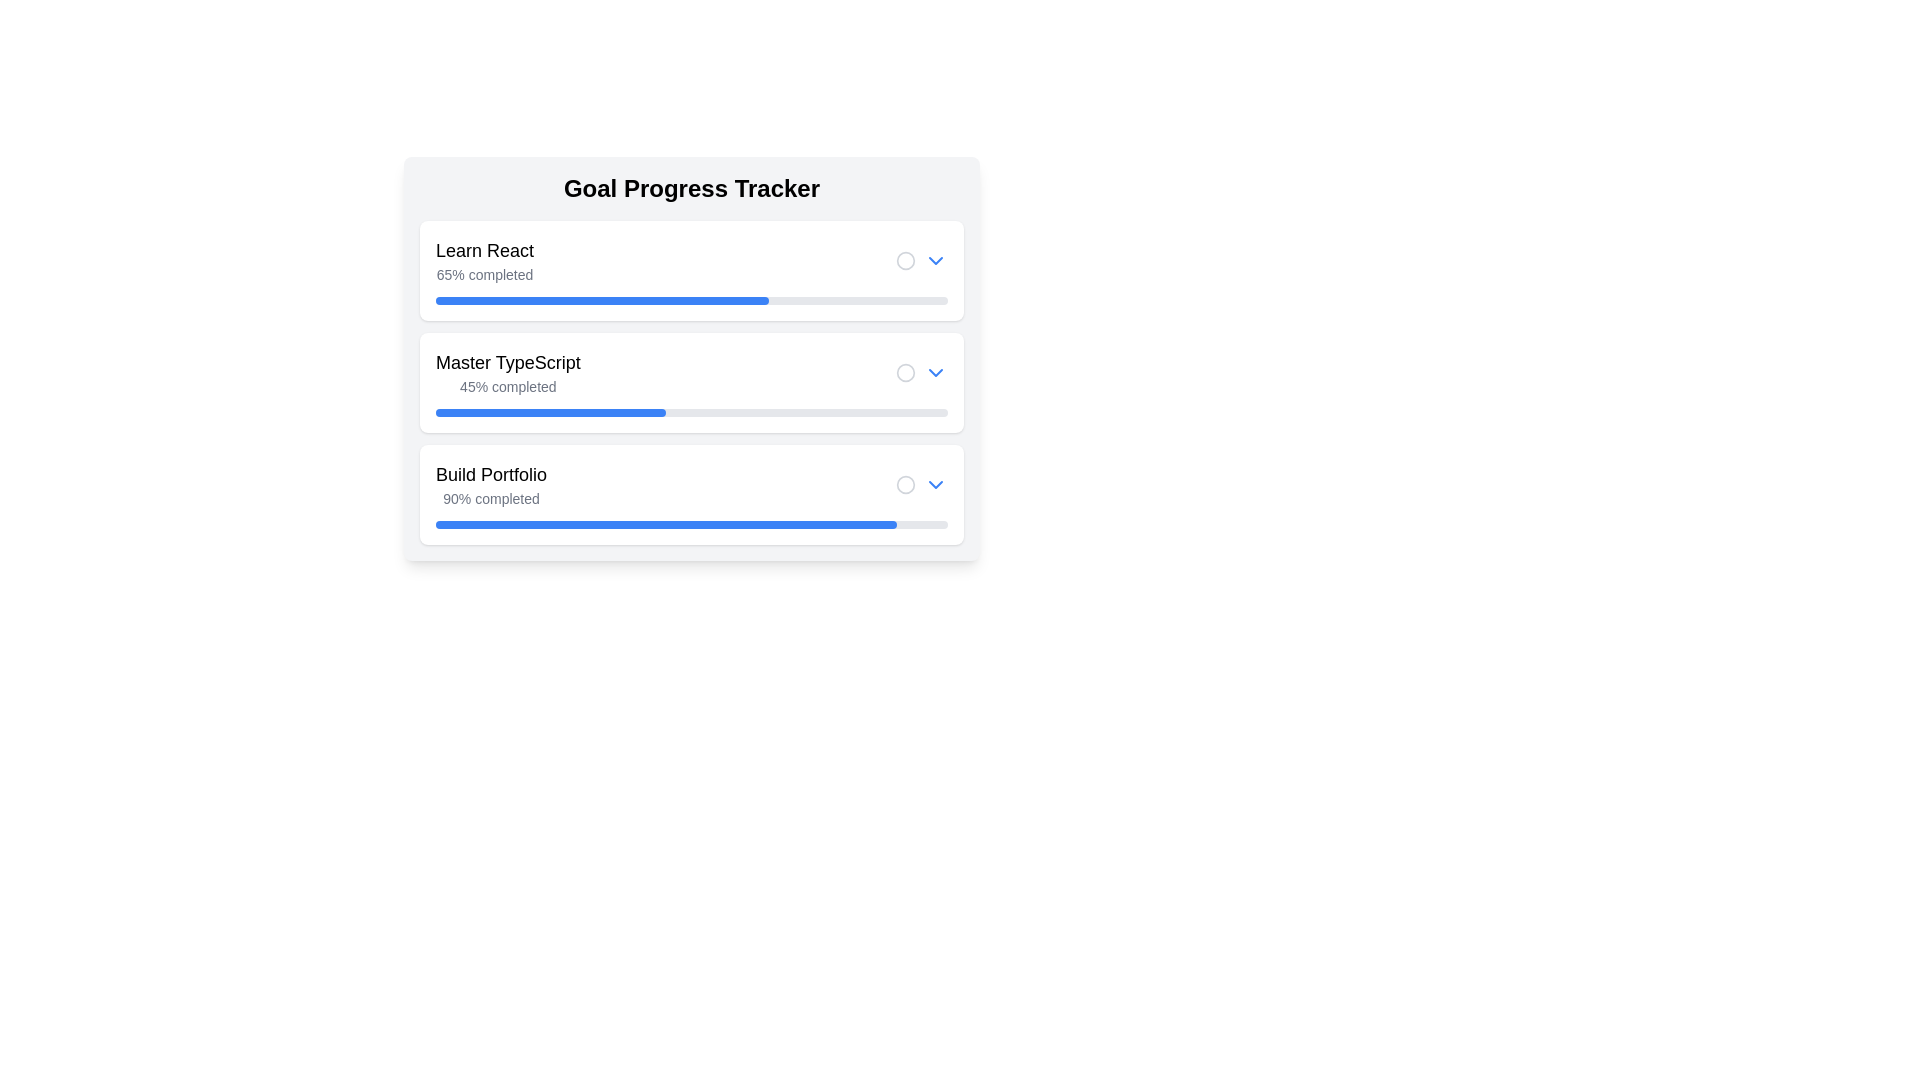 The width and height of the screenshot is (1920, 1080). What do you see at coordinates (691, 494) in the screenshot?
I see `the card titled 'Build Portfolio'` at bounding box center [691, 494].